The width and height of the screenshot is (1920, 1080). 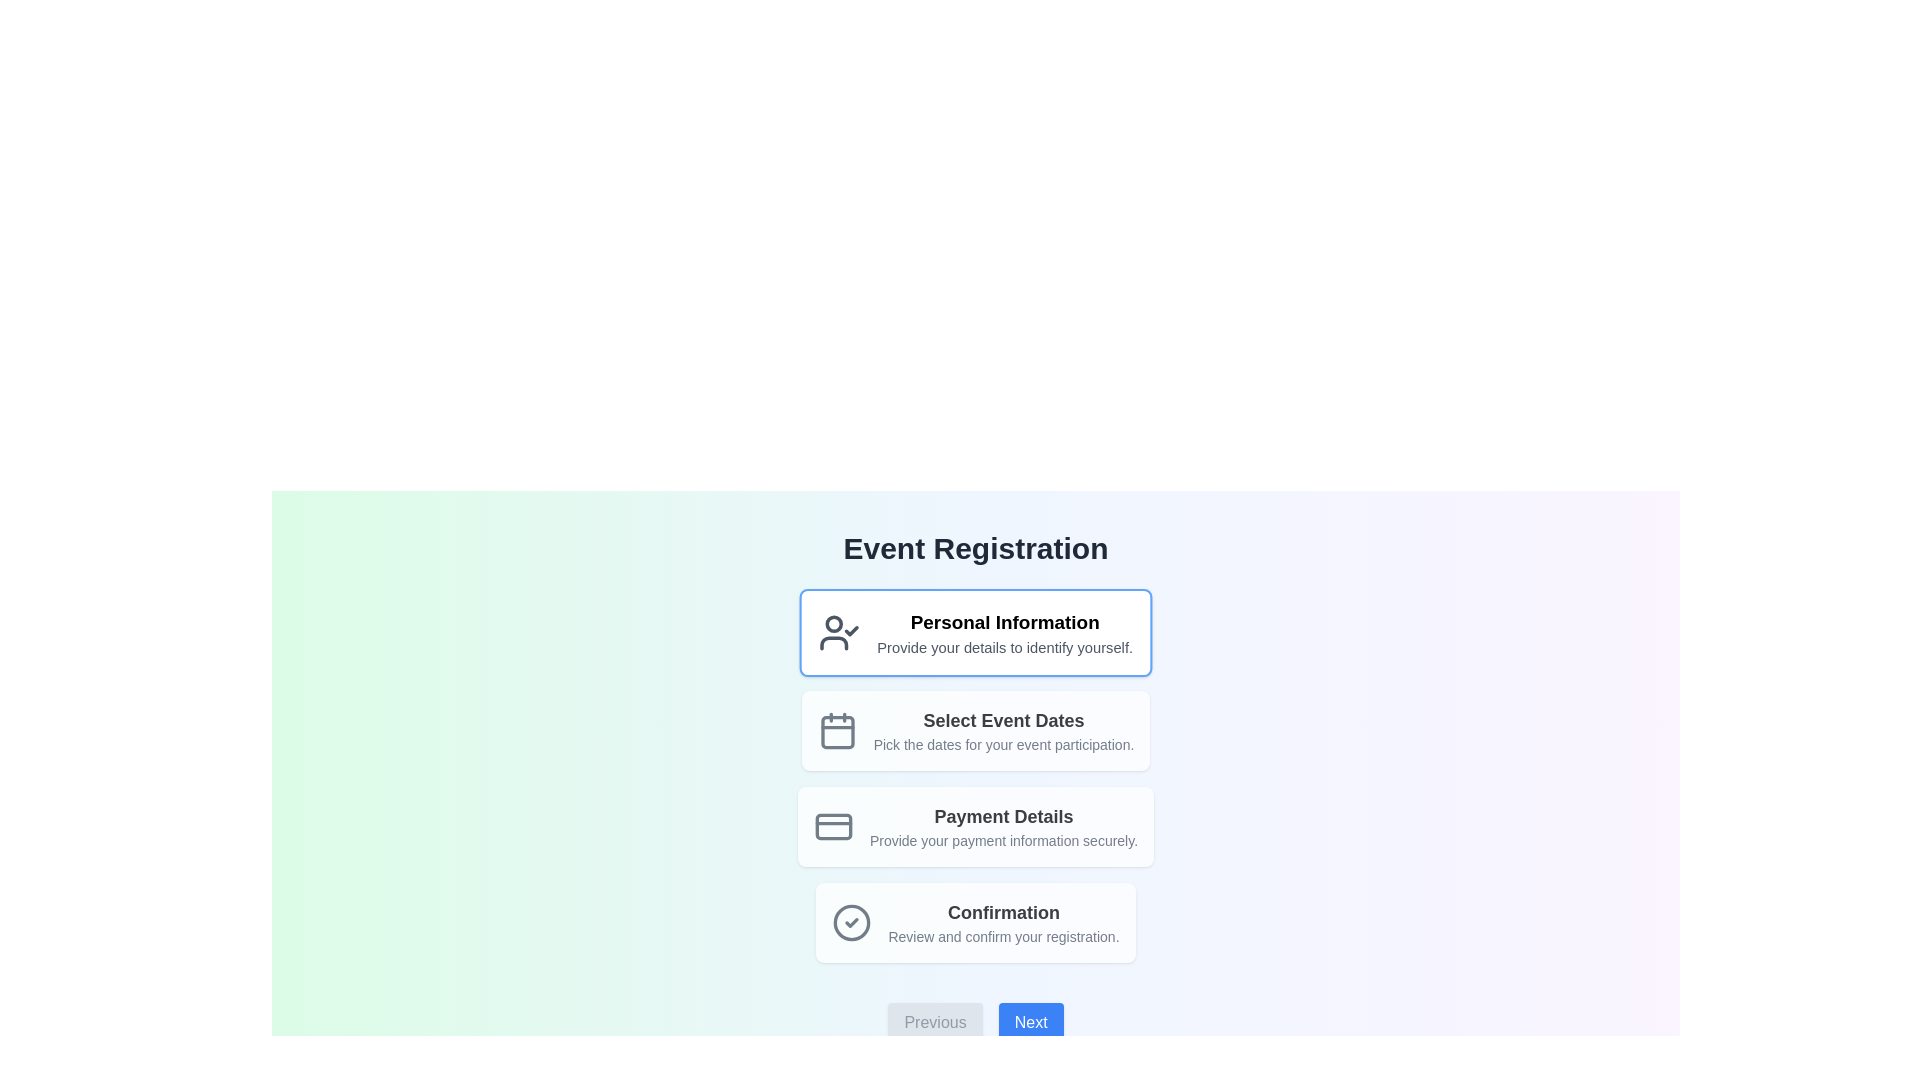 I want to click on the Text block with title and subtitle, which serves as a section header and description for confirming registration, located in the fourth position below the 'Payment Details' card, so click(x=1003, y=922).